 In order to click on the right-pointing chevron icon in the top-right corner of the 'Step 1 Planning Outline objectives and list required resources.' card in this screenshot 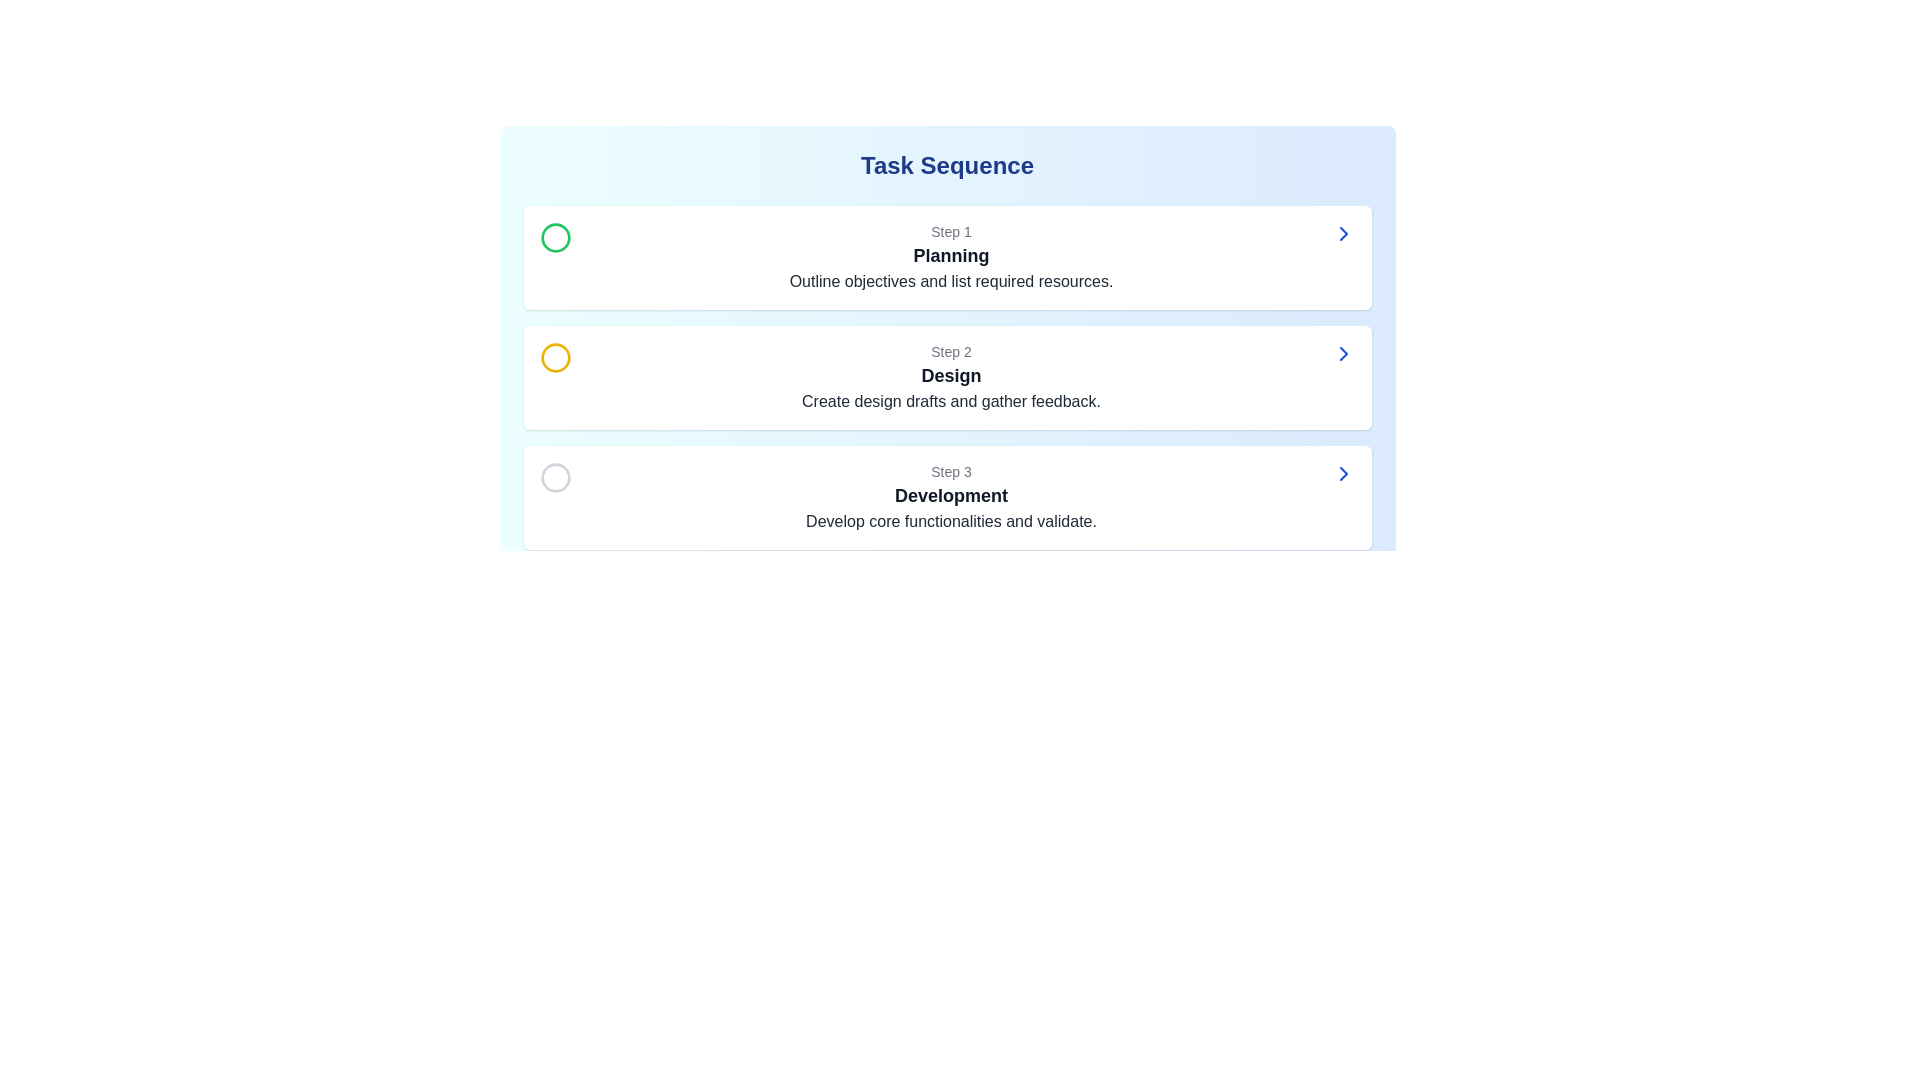, I will do `click(1343, 233)`.